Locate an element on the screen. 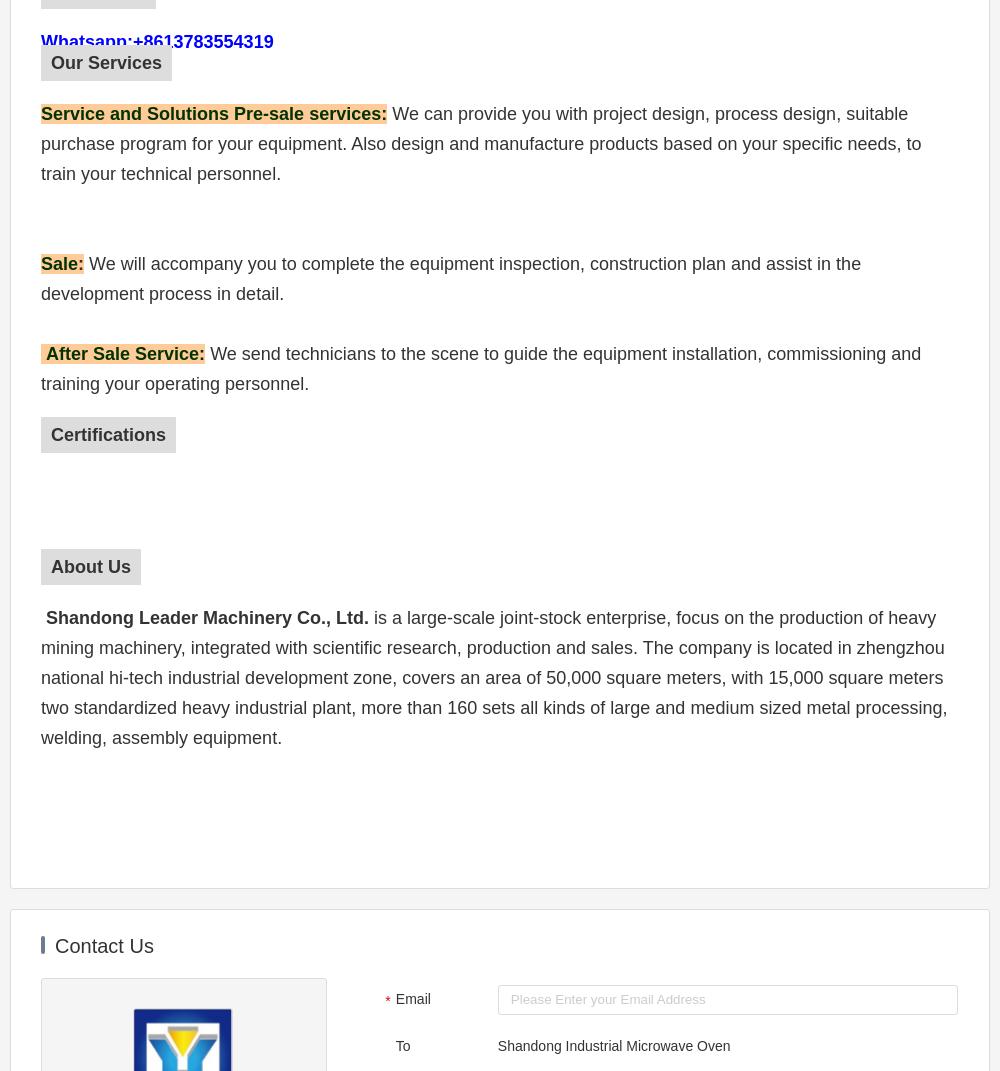 Image resolution: width=1000 pixels, height=1071 pixels. 'Shandong Leader Machinery Co., Ltd.' is located at coordinates (206, 616).